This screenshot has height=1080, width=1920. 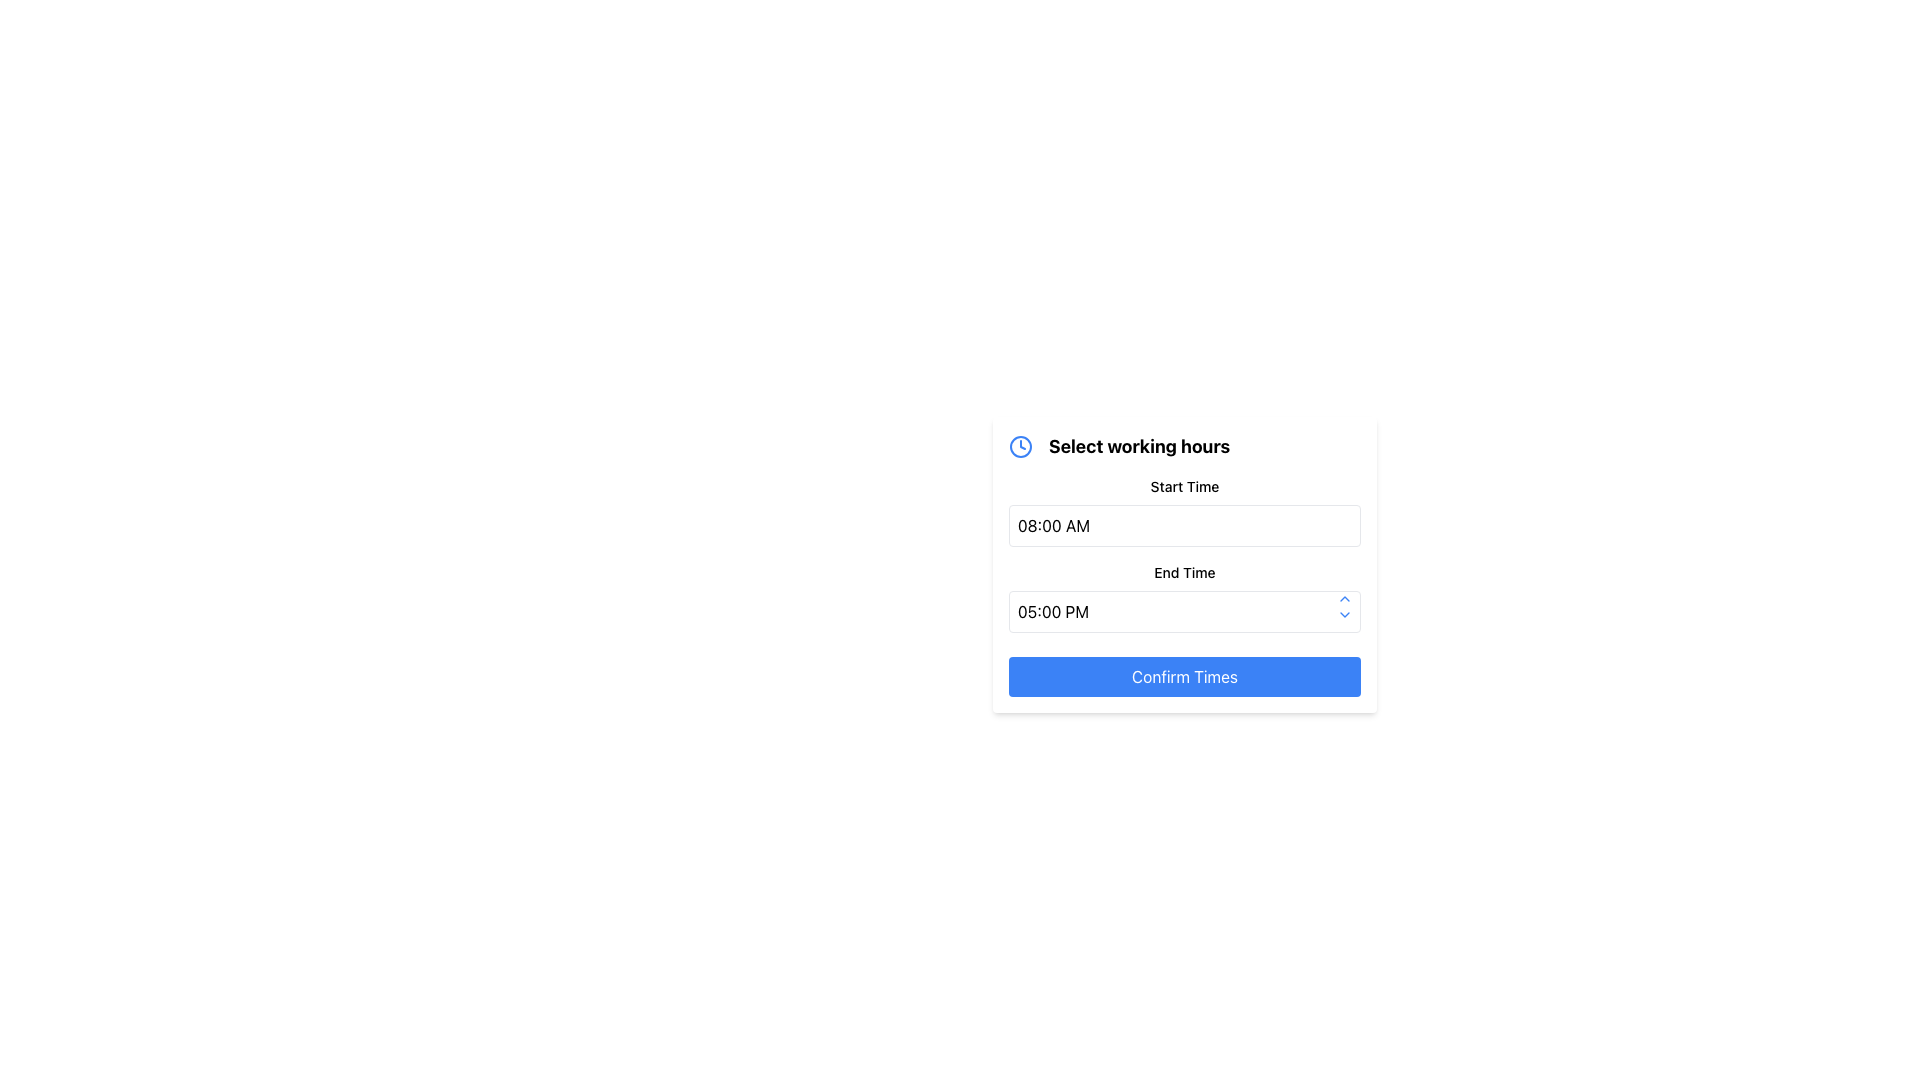 What do you see at coordinates (1185, 596) in the screenshot?
I see `the 'End Time' input field labeled above with 'End Time' to focus it for editing` at bounding box center [1185, 596].